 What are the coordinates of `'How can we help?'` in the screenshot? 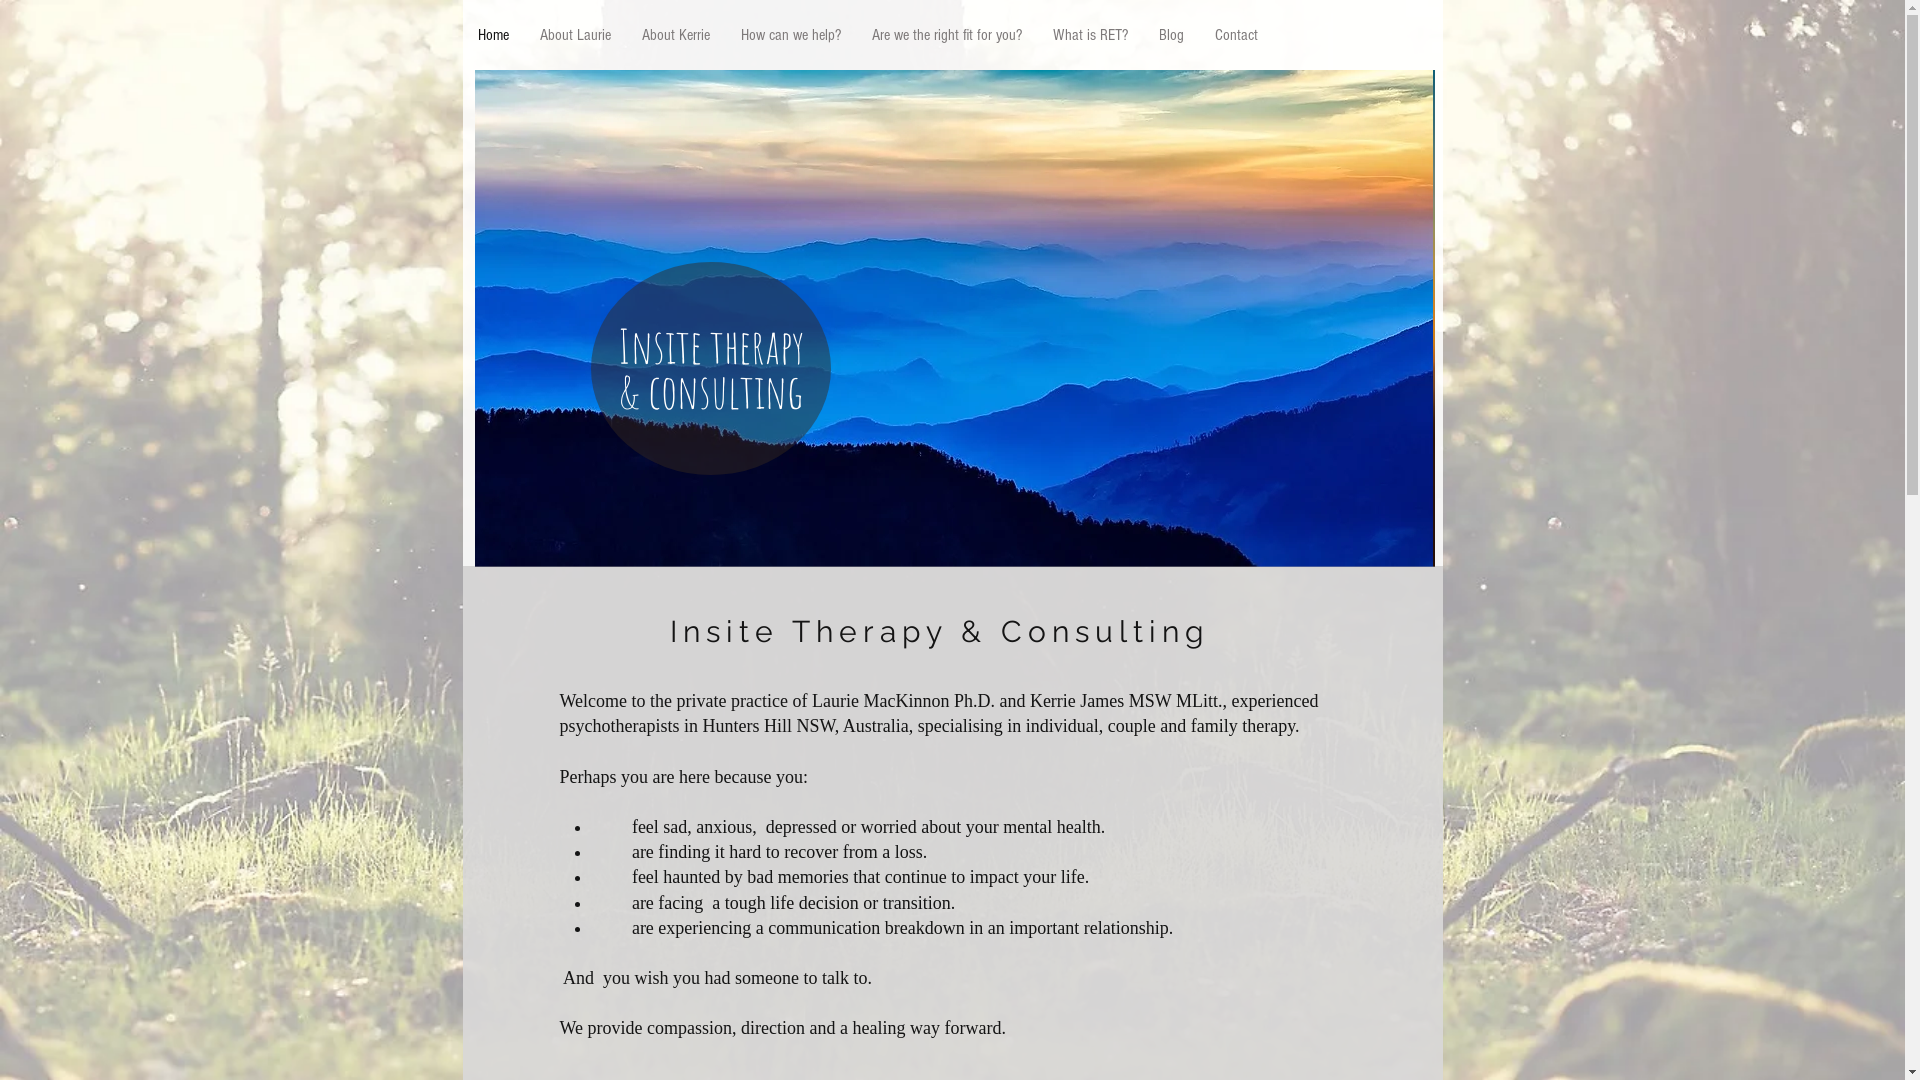 It's located at (788, 35).